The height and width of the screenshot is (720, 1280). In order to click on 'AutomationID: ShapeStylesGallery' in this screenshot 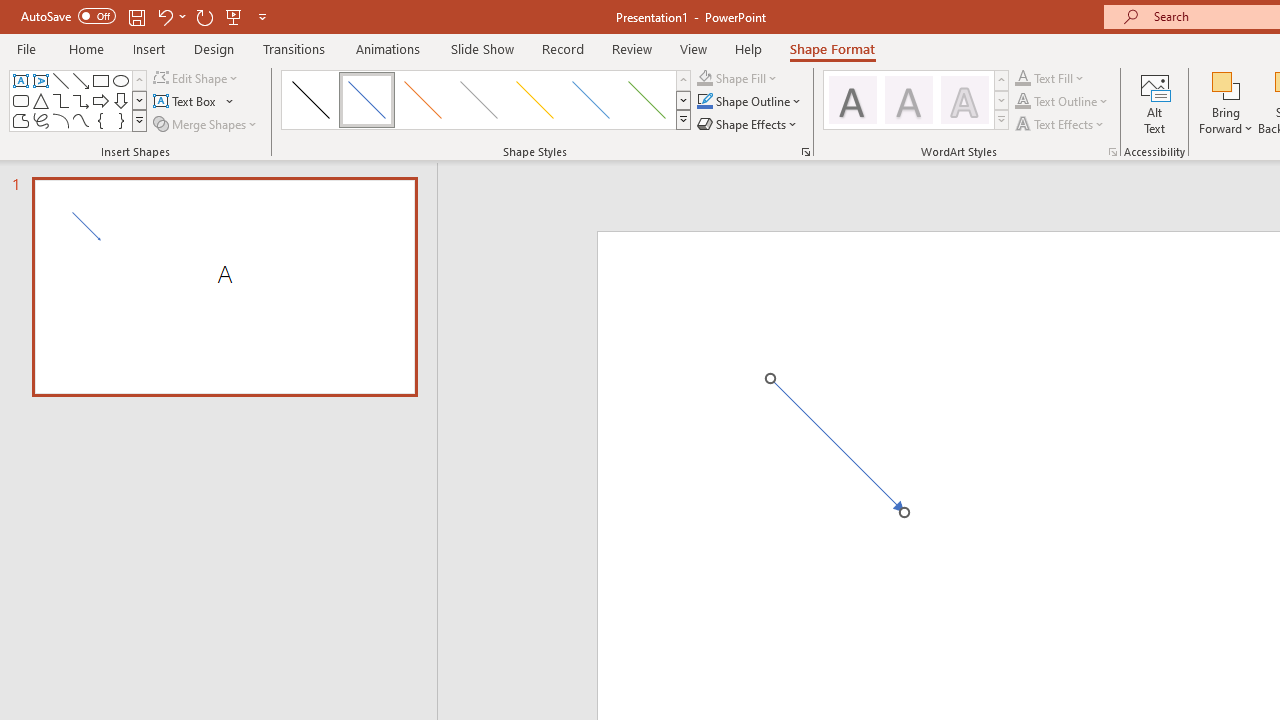, I will do `click(487, 100)`.